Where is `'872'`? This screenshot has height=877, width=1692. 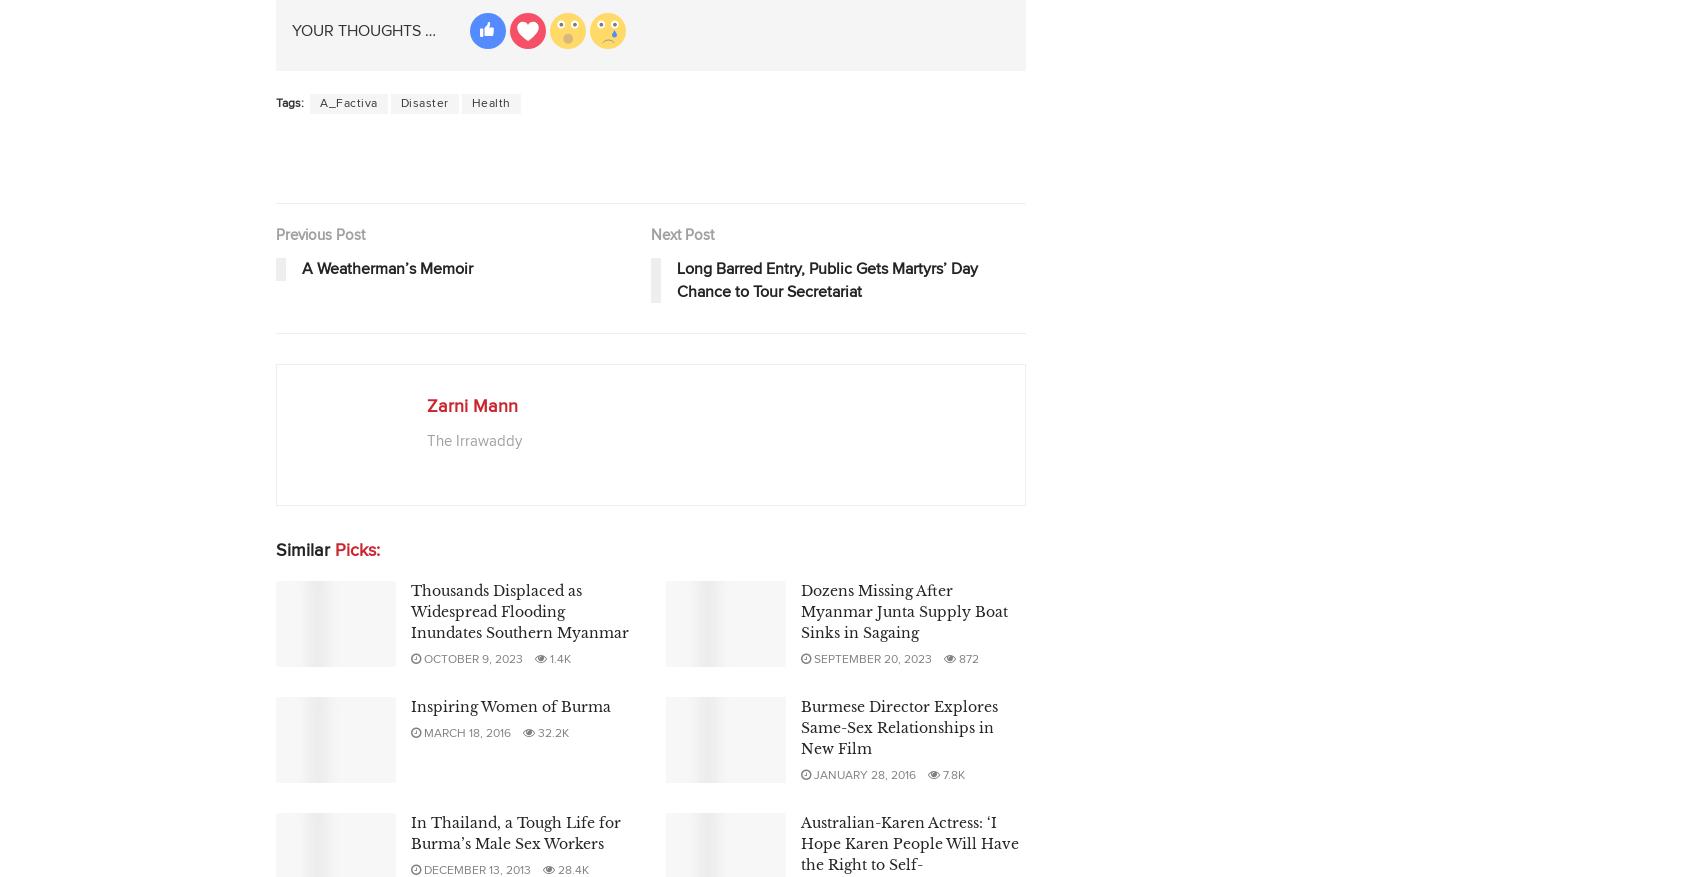
'872' is located at coordinates (967, 660).